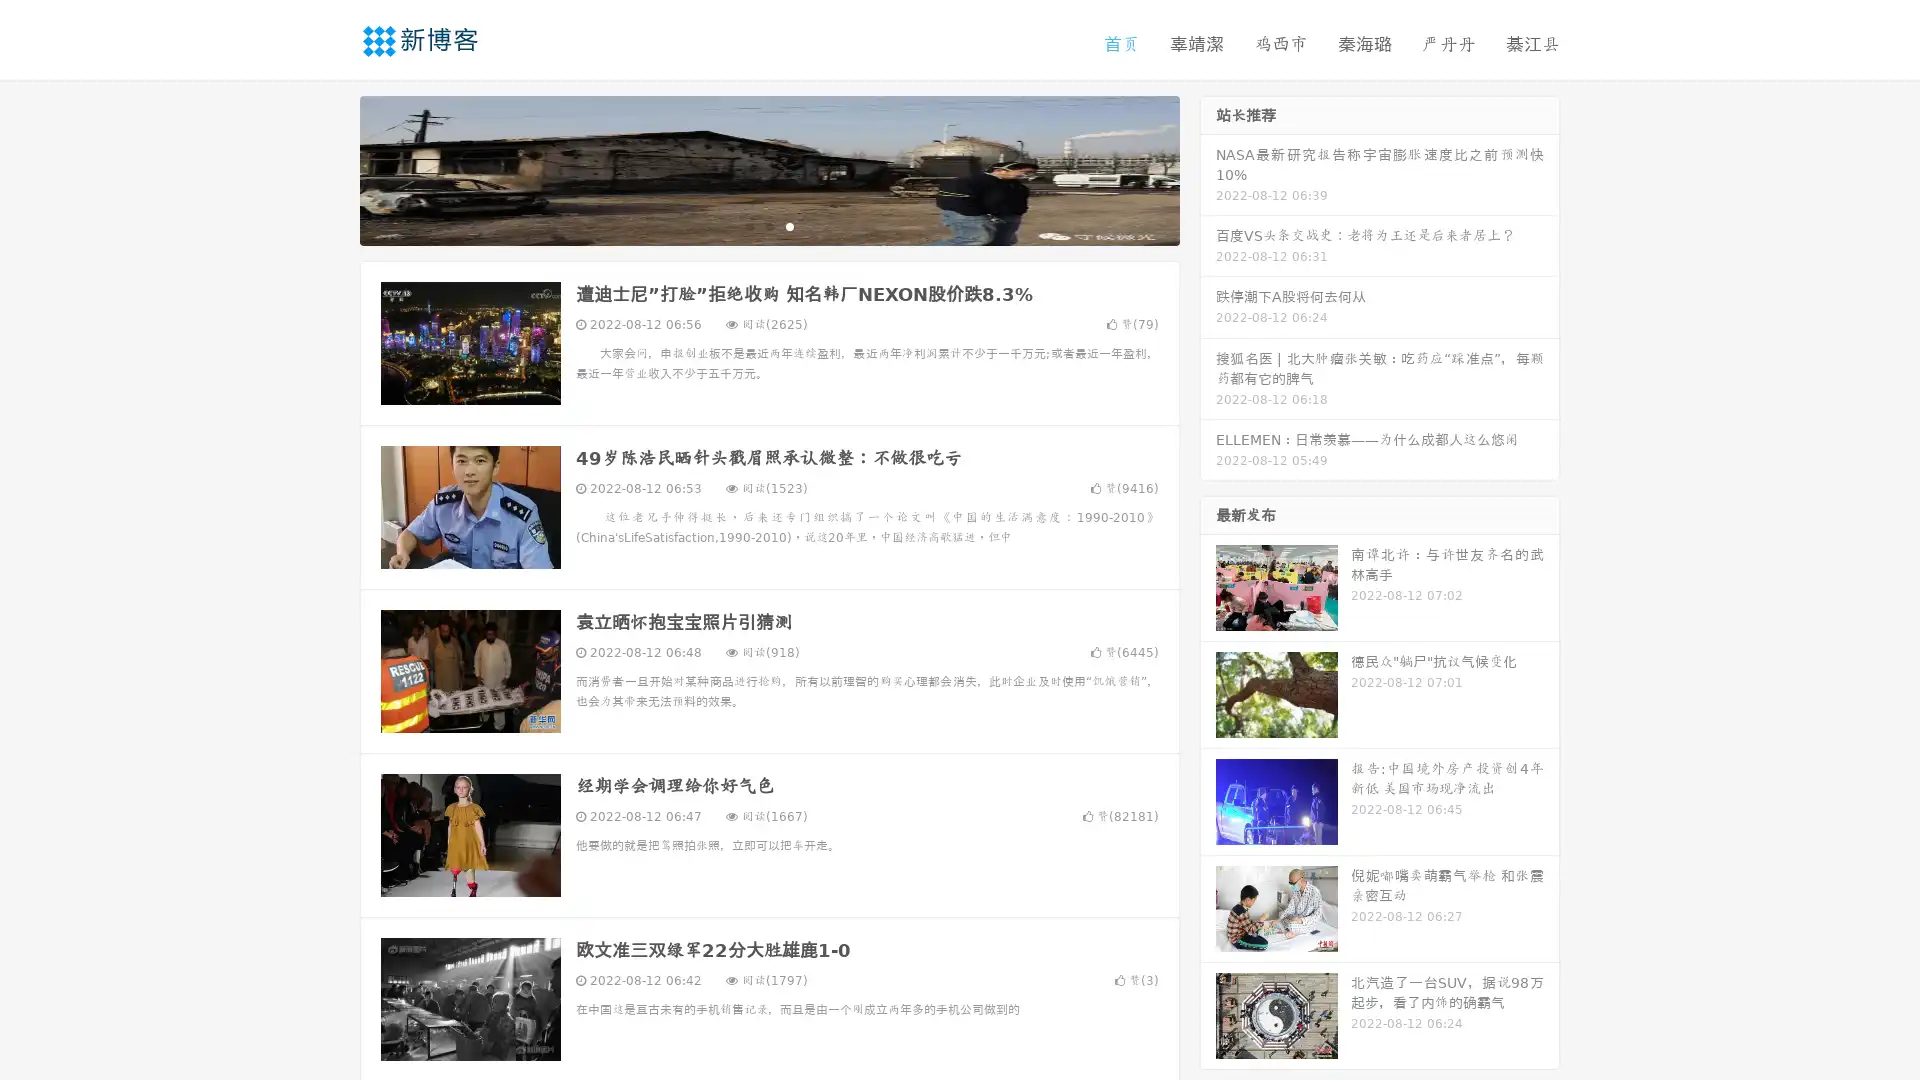  Describe the element at coordinates (748, 225) in the screenshot. I see `Go to slide 1` at that location.